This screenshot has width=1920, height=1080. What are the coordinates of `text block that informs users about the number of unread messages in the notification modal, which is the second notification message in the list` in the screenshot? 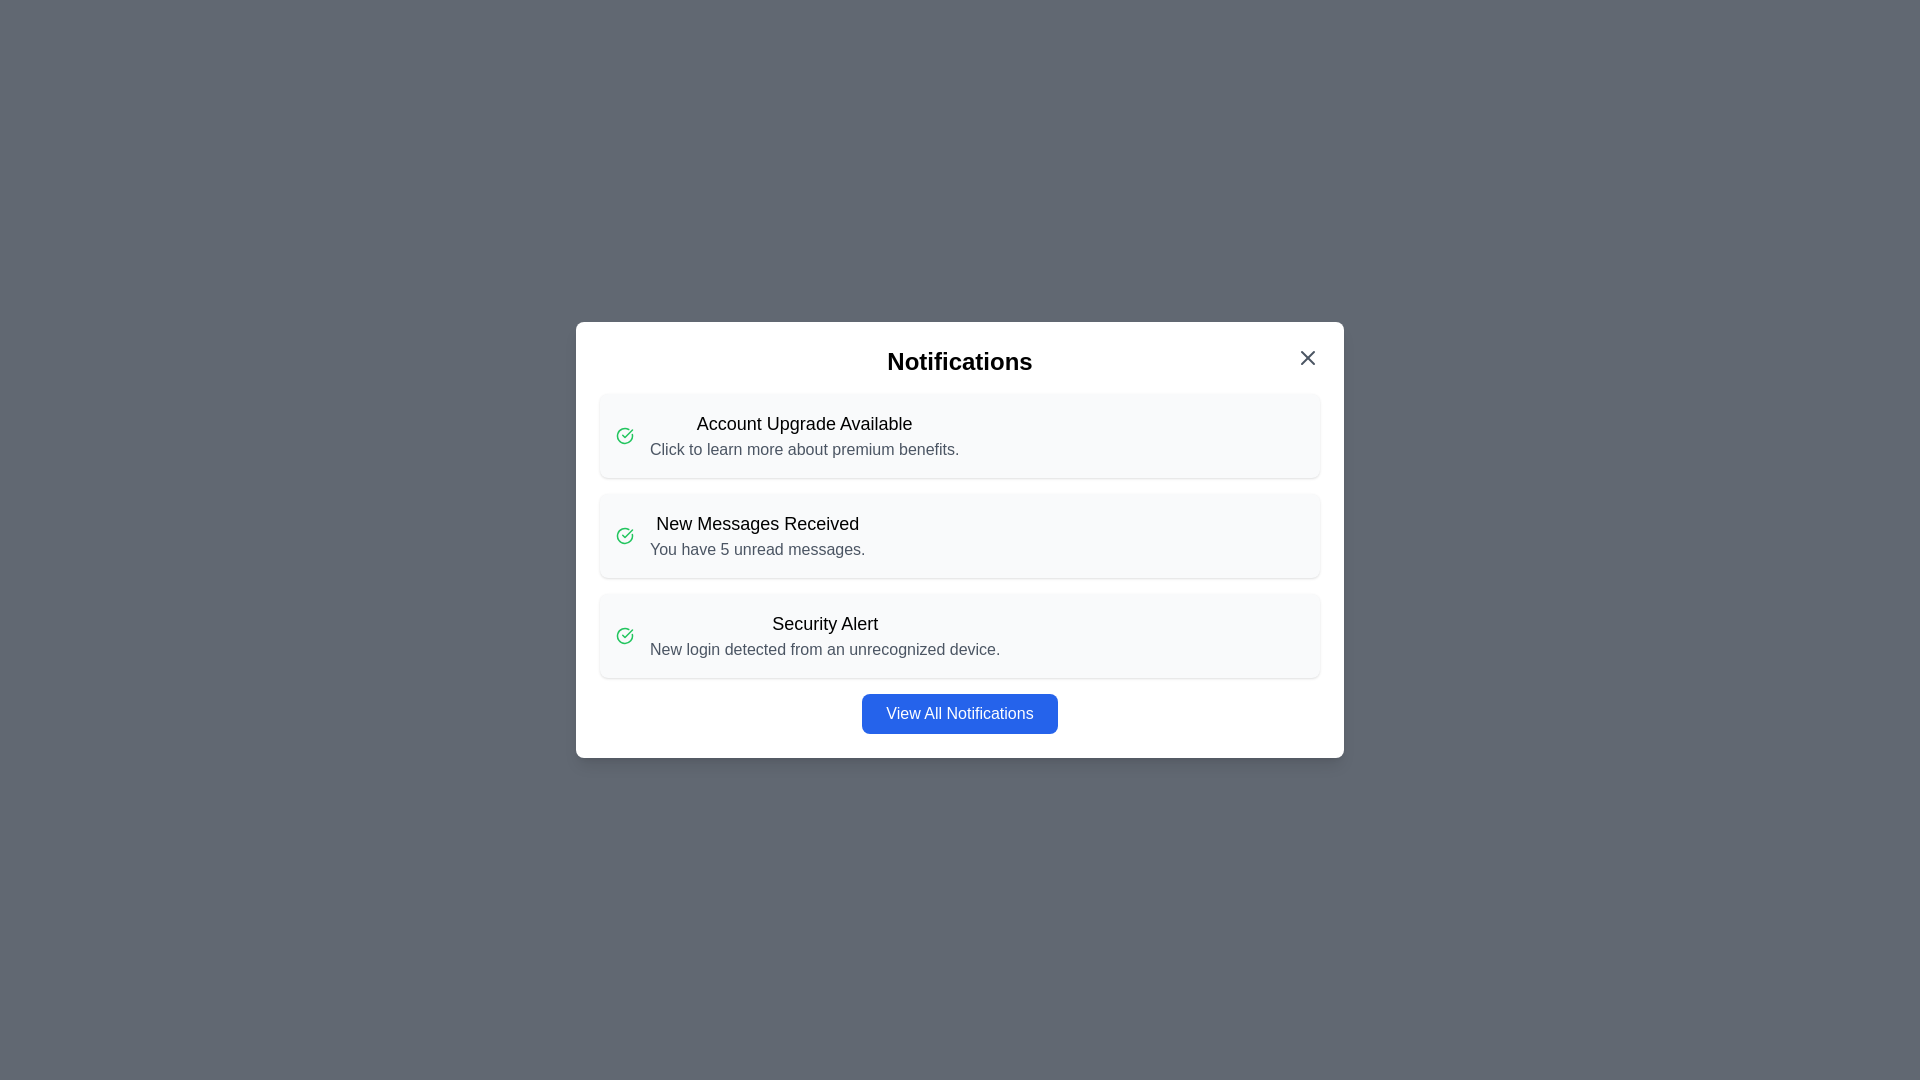 It's located at (756, 535).